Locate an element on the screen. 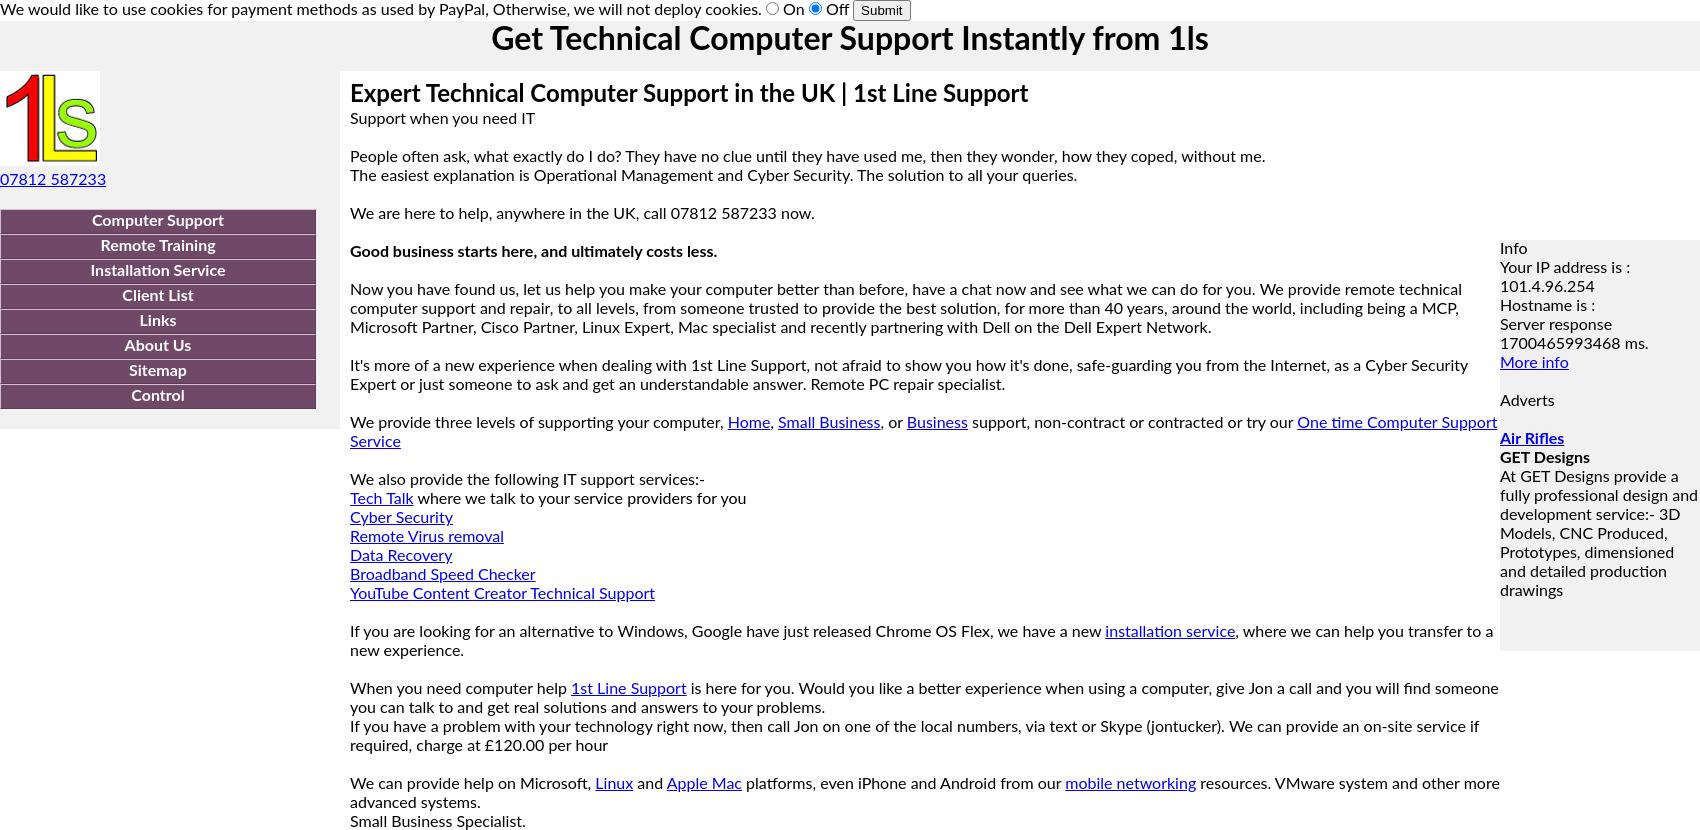 Image resolution: width=1700 pixels, height=830 pixels. 'Sitemap' is located at coordinates (156, 371).